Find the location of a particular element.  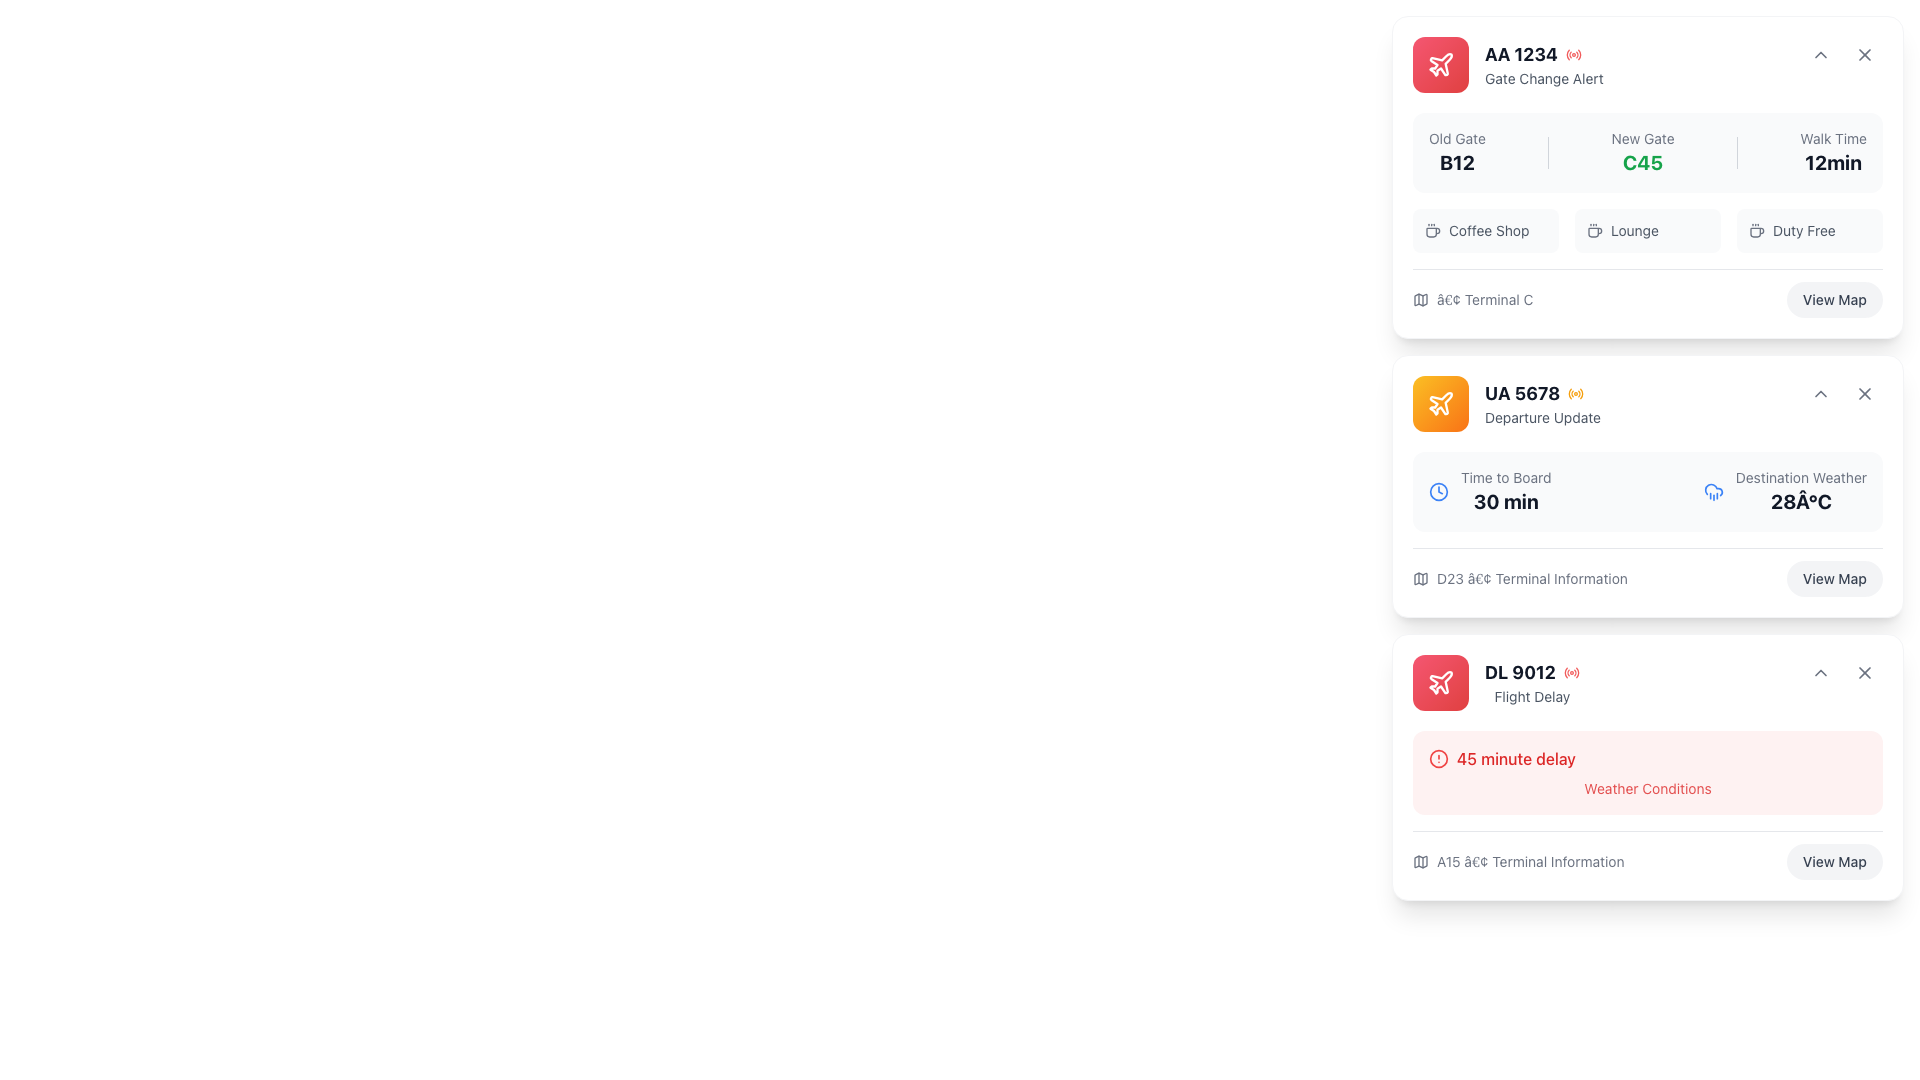

the visual representation of the clock icon, which is styled with a circular outline and clock hands, rendered in blue, and located to the left of the 'Time to Board' text in the 'Departure Update' card for flight UA 5678 is located at coordinates (1438, 492).